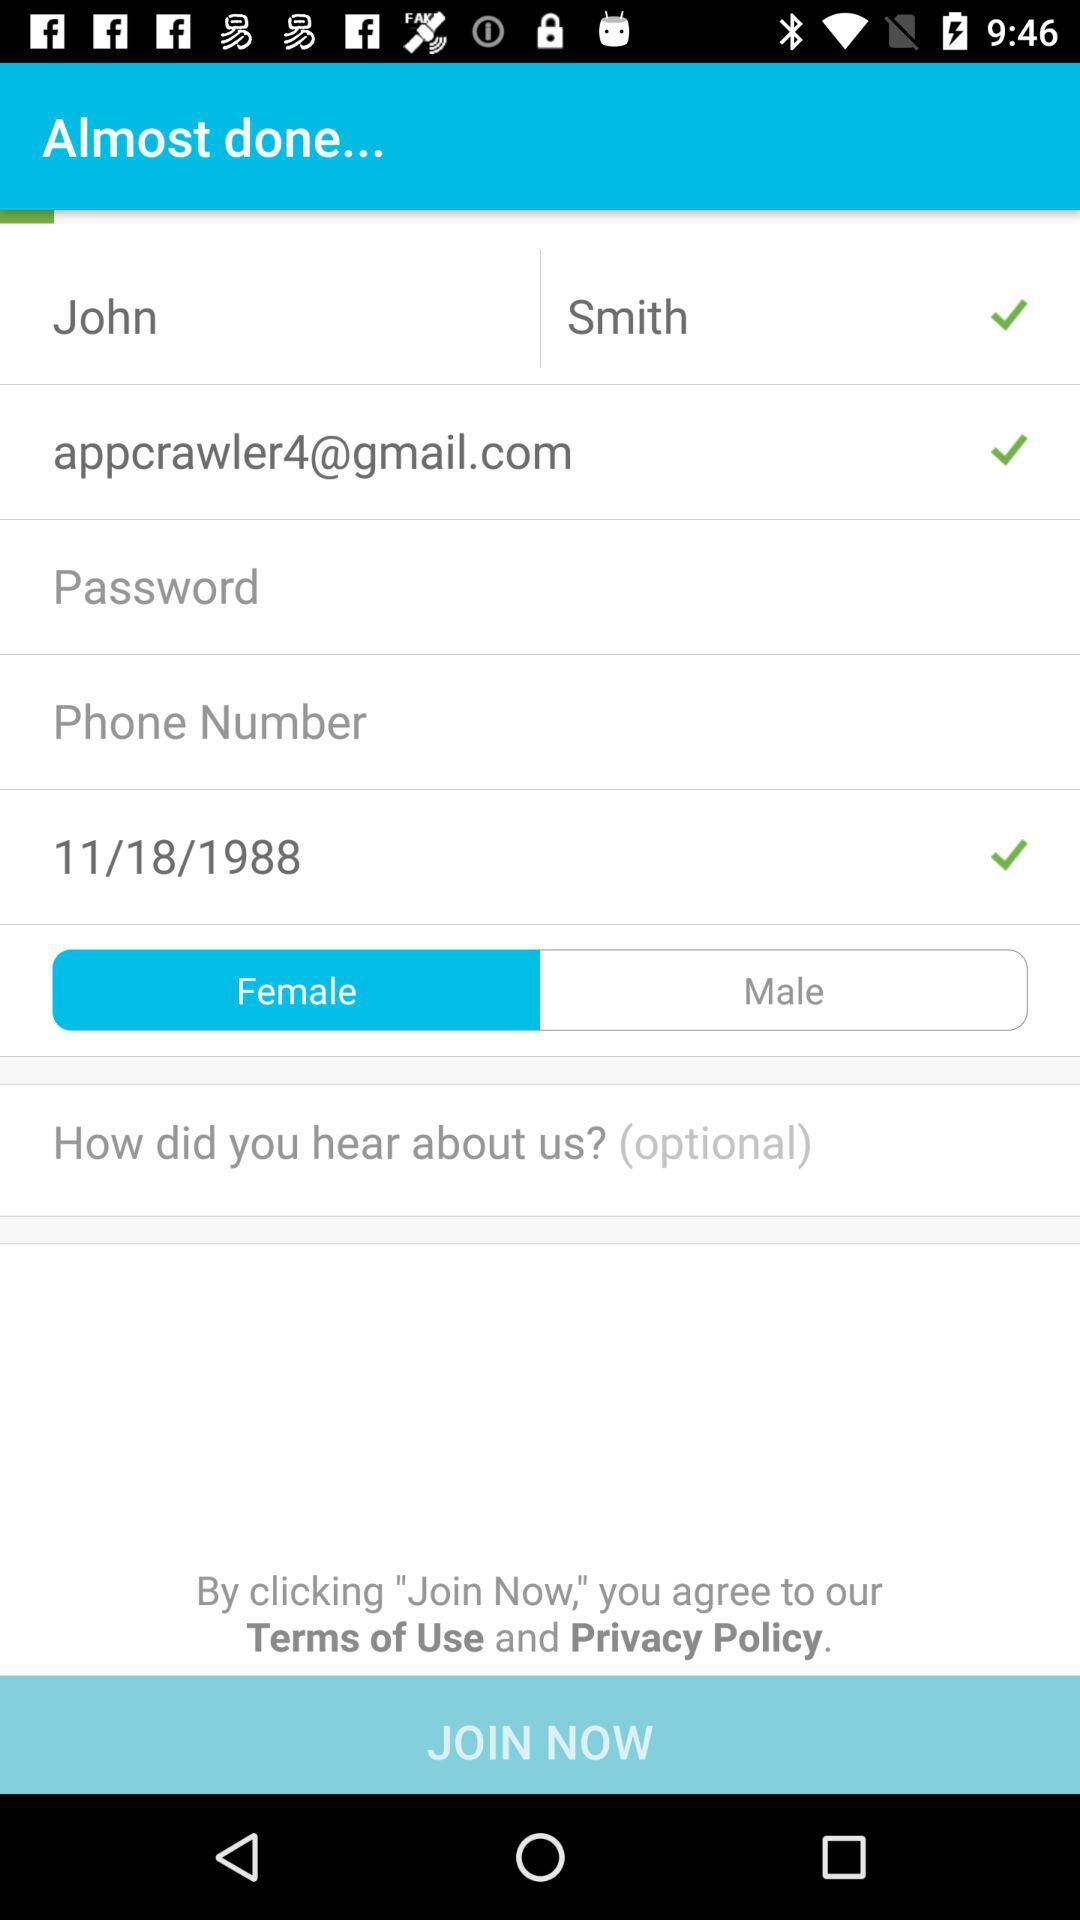 Image resolution: width=1080 pixels, height=1920 pixels. I want to click on the text john, so click(282, 314).